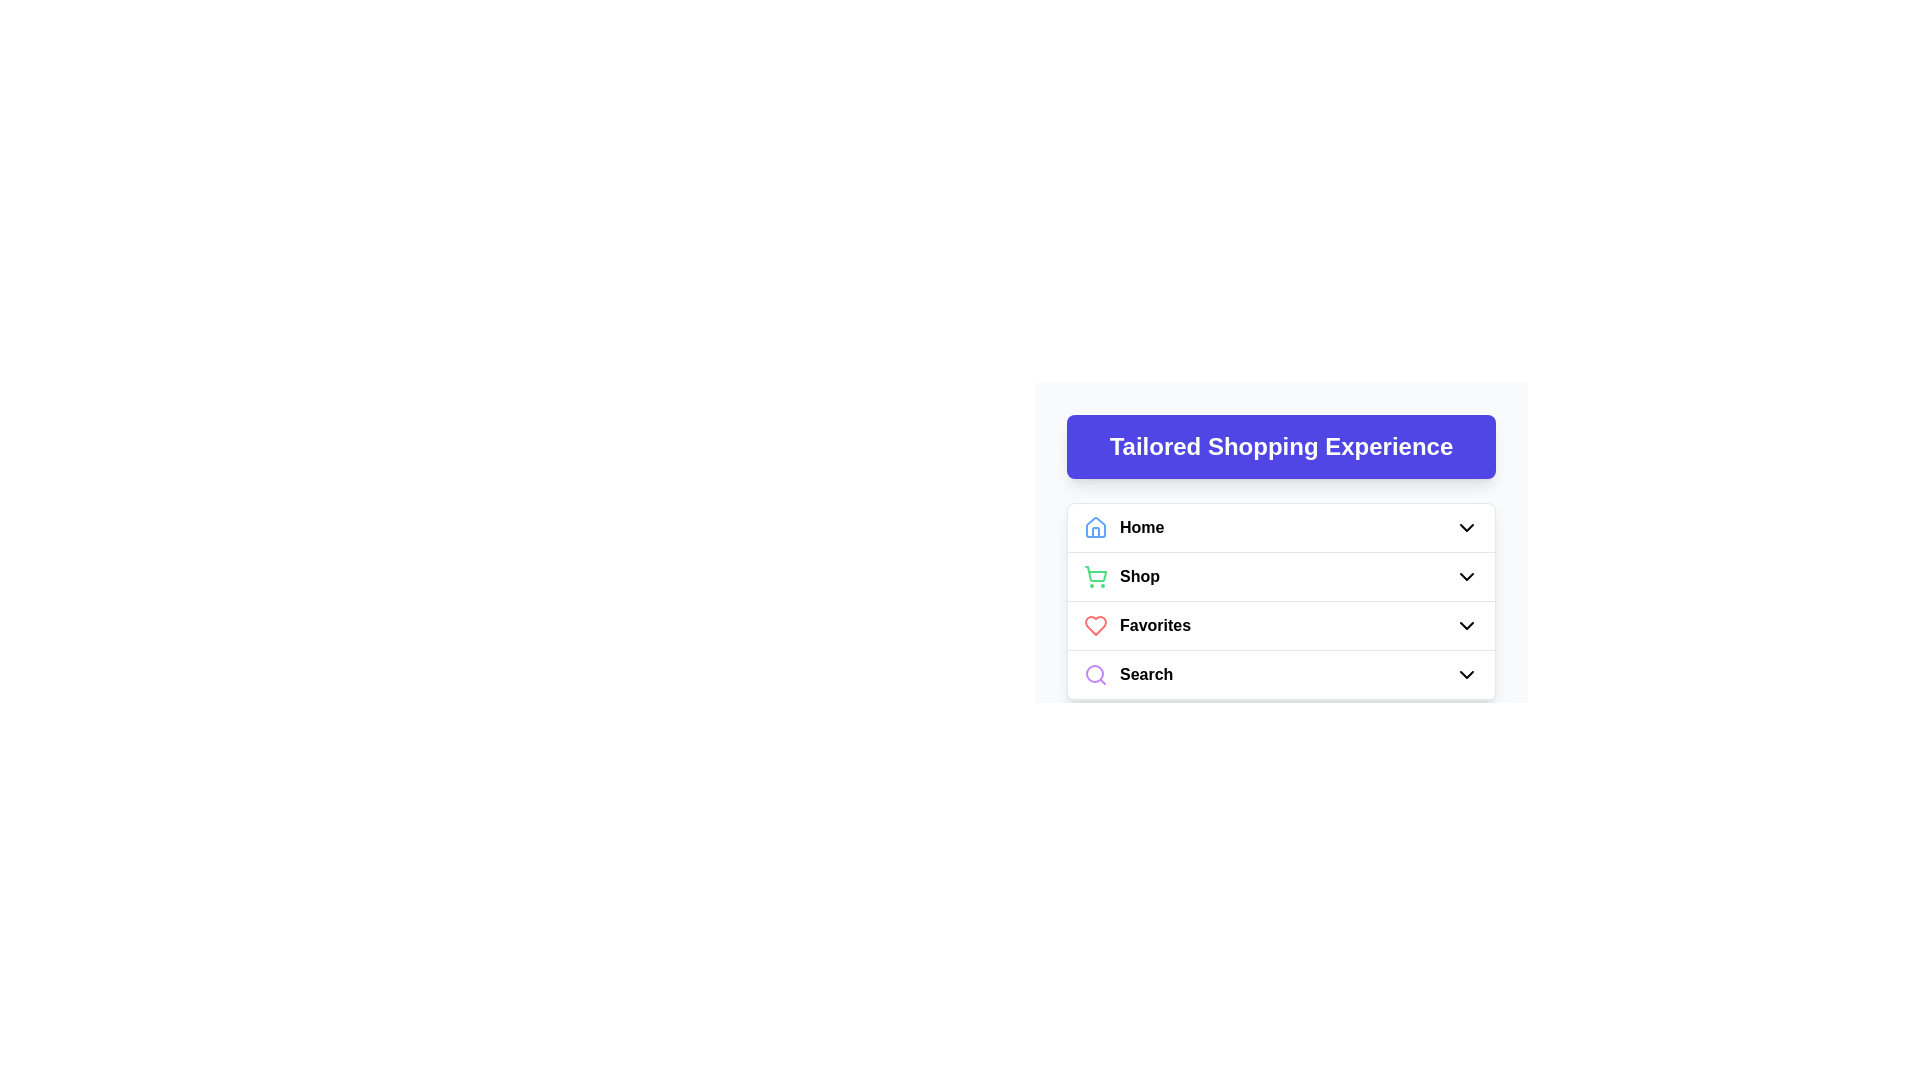 Image resolution: width=1920 pixels, height=1080 pixels. What do you see at coordinates (1122, 577) in the screenshot?
I see `the Navigation link that features a green shopping cart icon followed by the bold text 'Shop'` at bounding box center [1122, 577].